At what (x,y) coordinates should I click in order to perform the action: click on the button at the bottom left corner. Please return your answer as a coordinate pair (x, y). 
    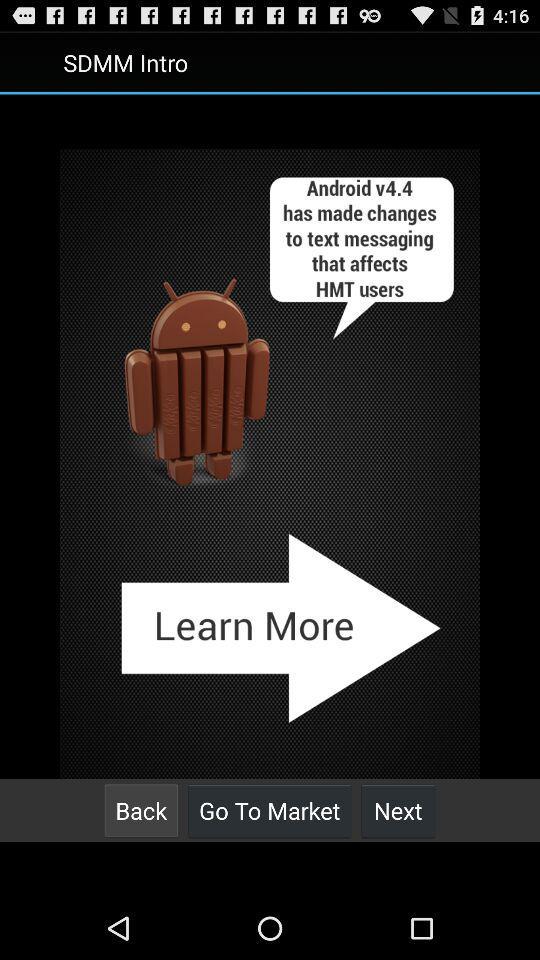
    Looking at the image, I should click on (140, 810).